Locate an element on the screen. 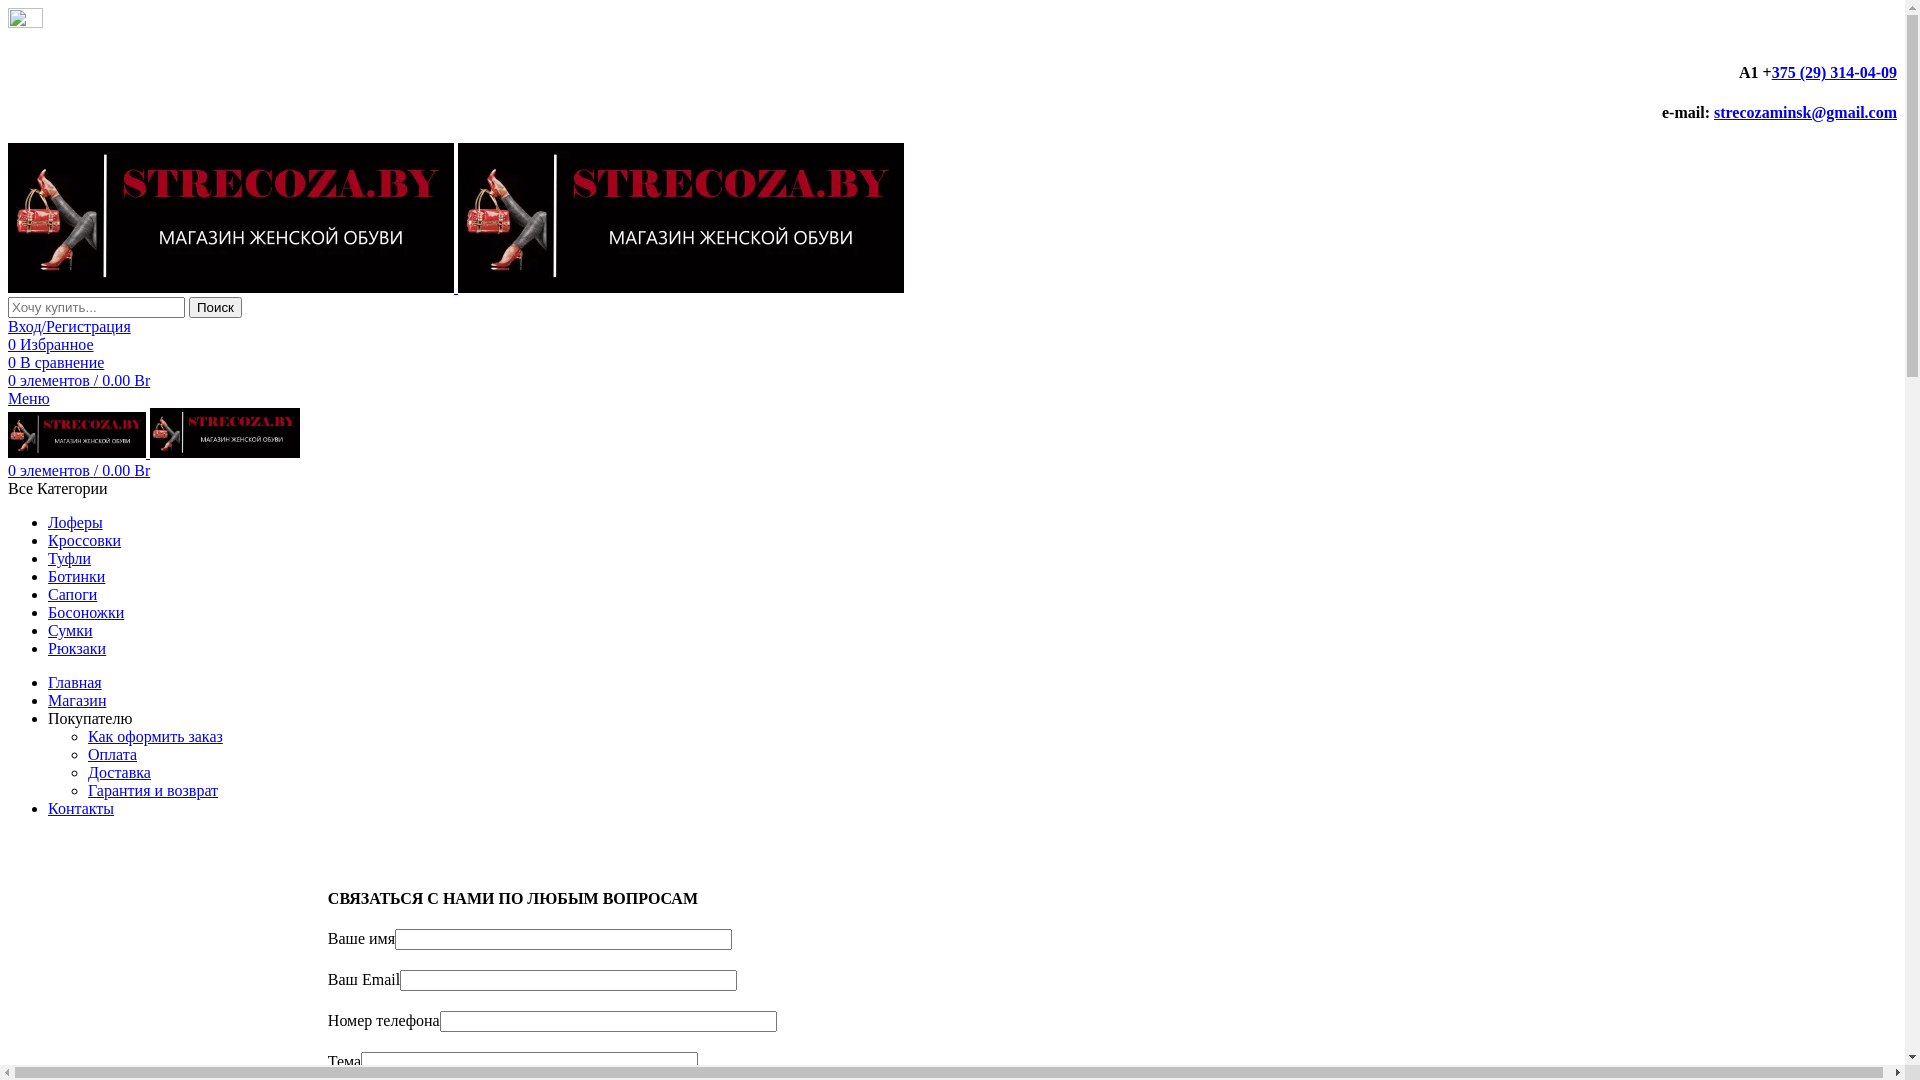  '375 (29) 314-04-09' is located at coordinates (1771, 71).